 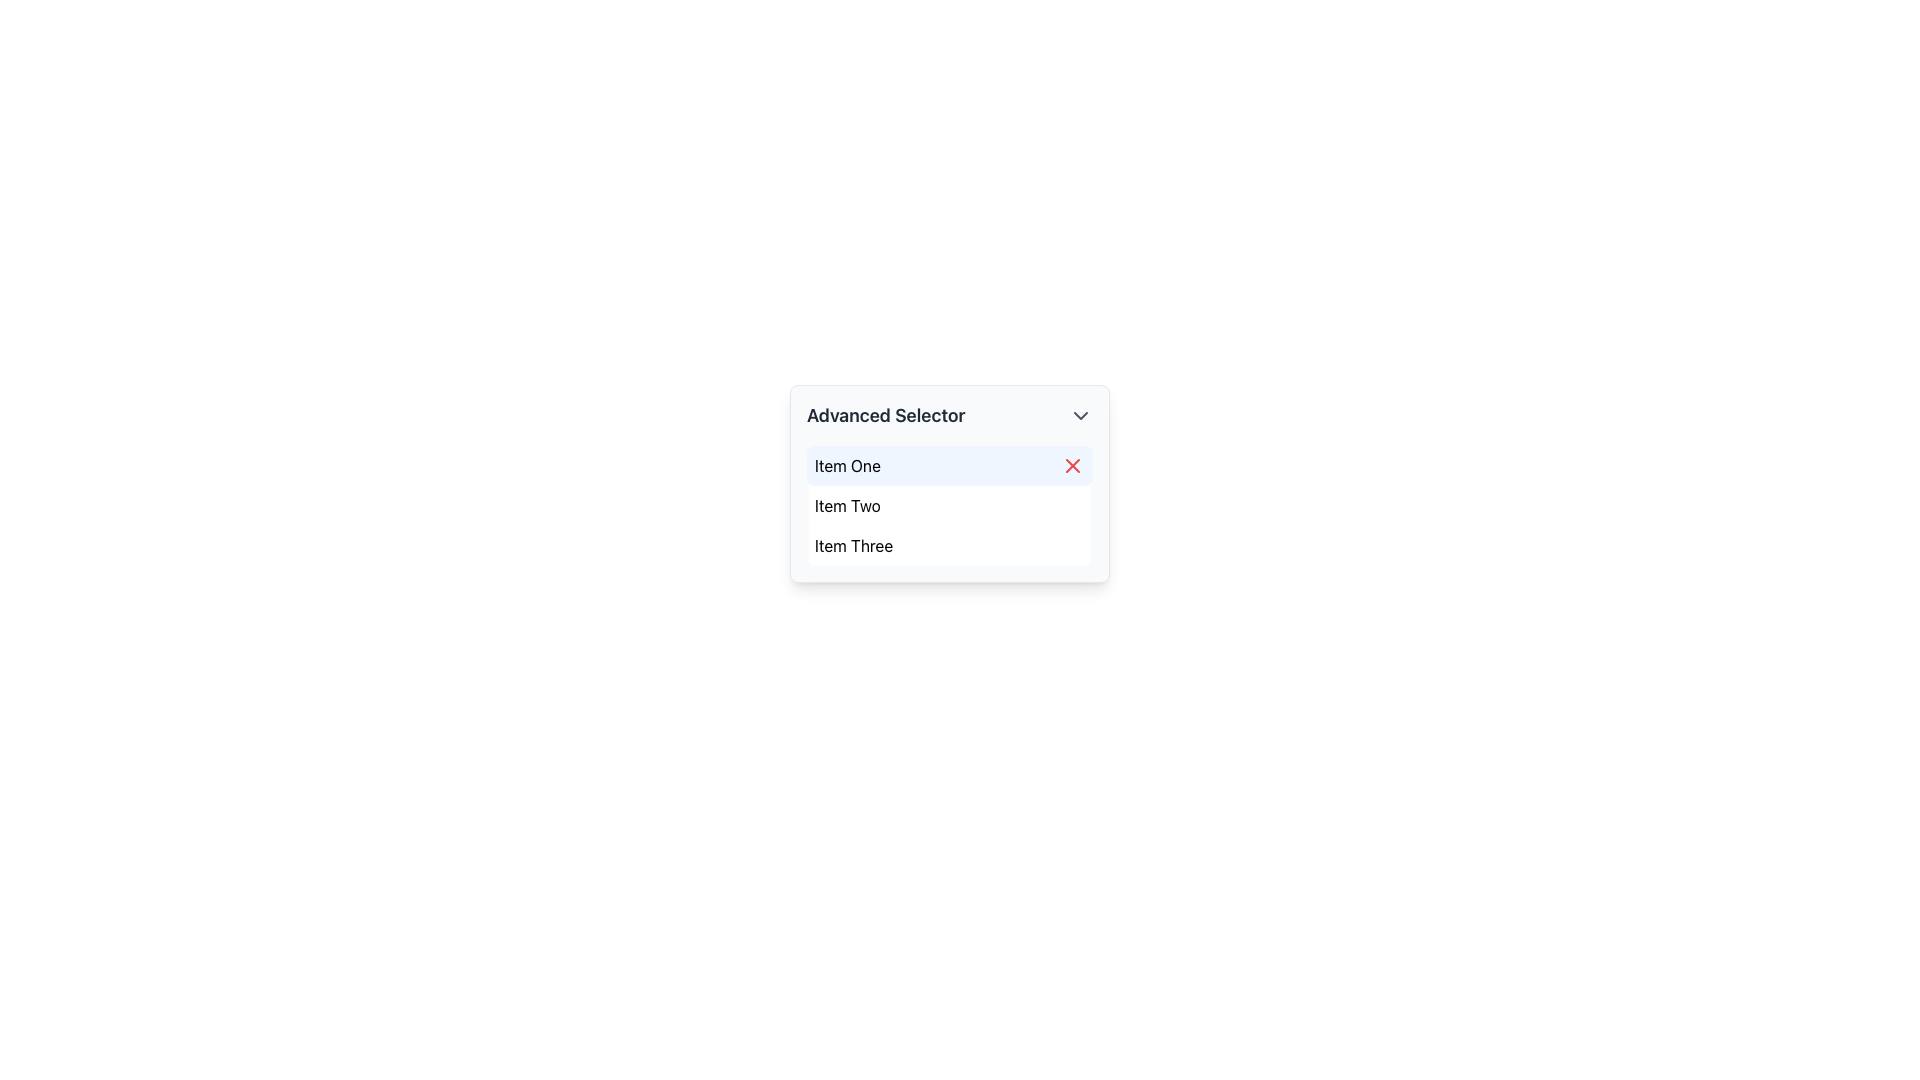 I want to click on the 'Advanced Selector' text label, which is a bold dark gray label located at the top of the dropdown interface, aligned with the toggle icon, so click(x=885, y=415).